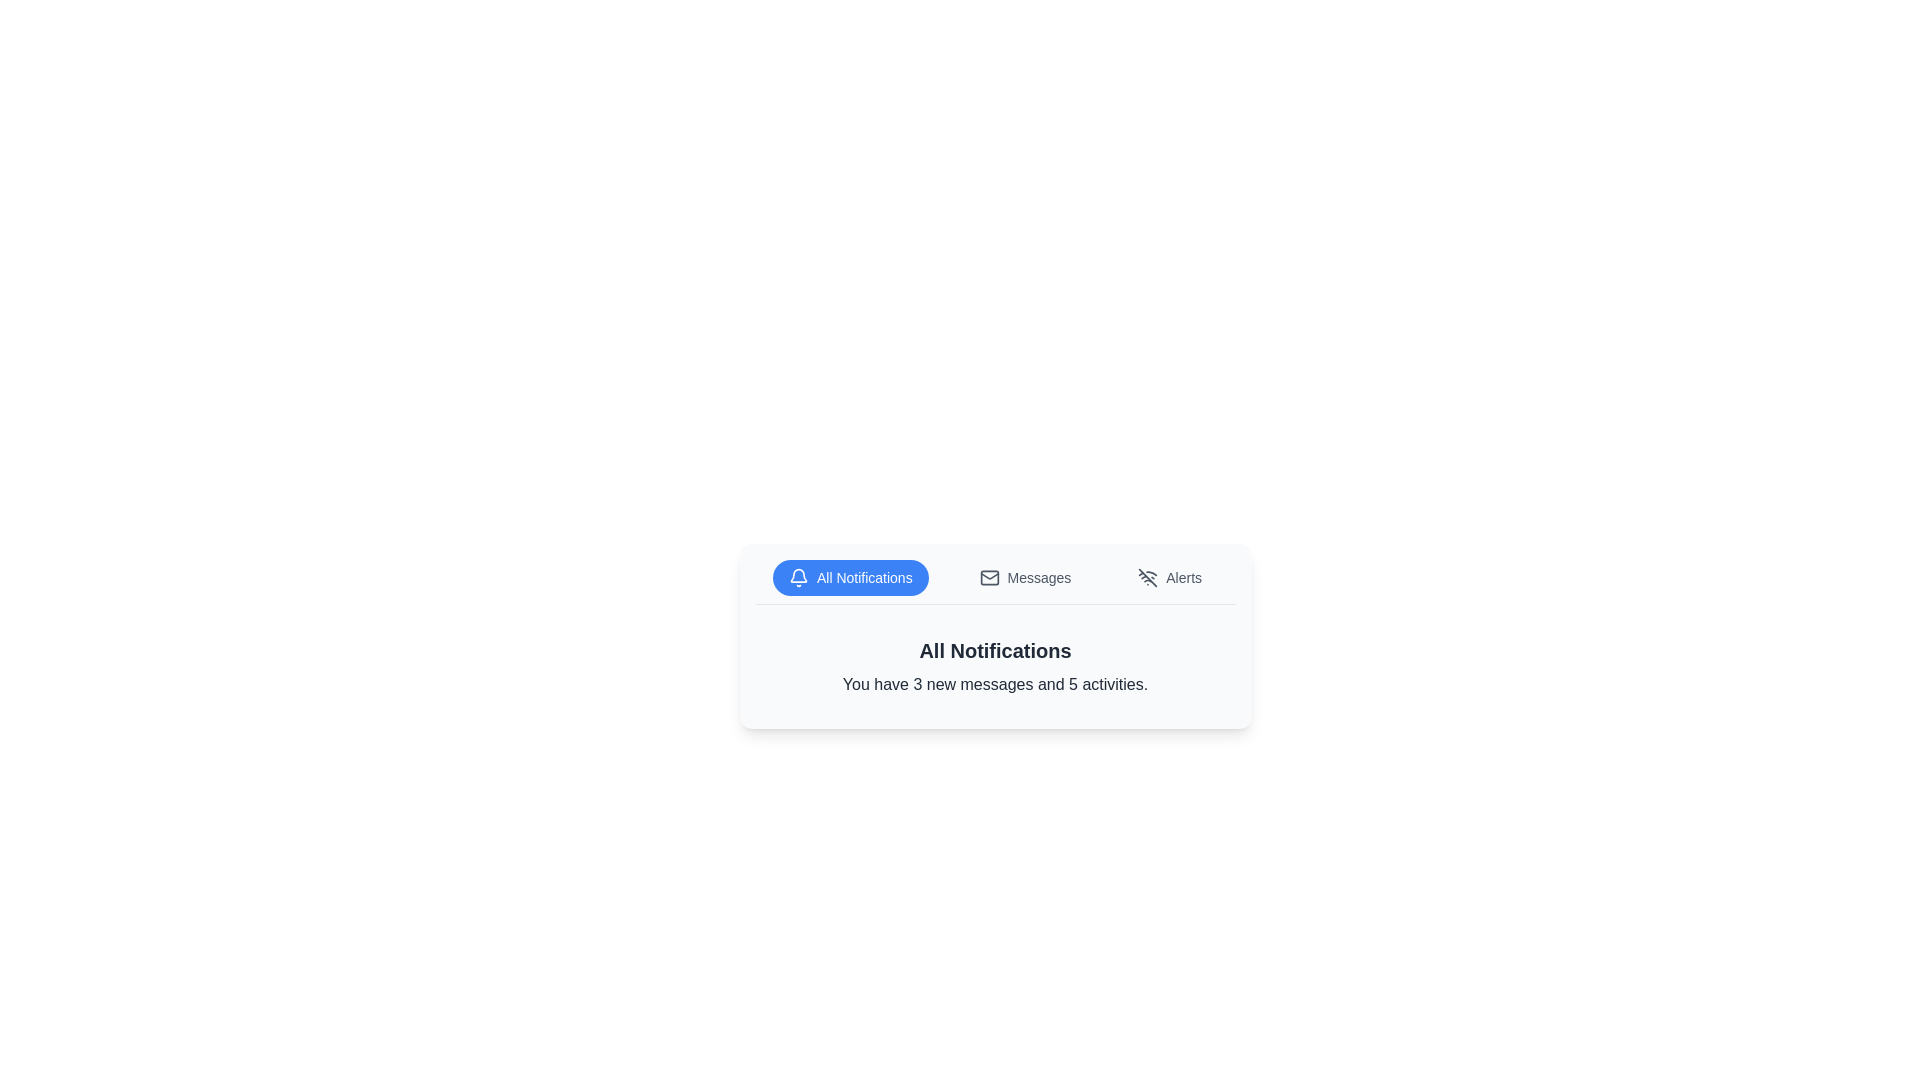 Image resolution: width=1920 pixels, height=1080 pixels. Describe the element at coordinates (1170, 578) in the screenshot. I see `the 'Alerts' button located in the top horizontal menu of the notification panel using keyboard navigation` at that location.